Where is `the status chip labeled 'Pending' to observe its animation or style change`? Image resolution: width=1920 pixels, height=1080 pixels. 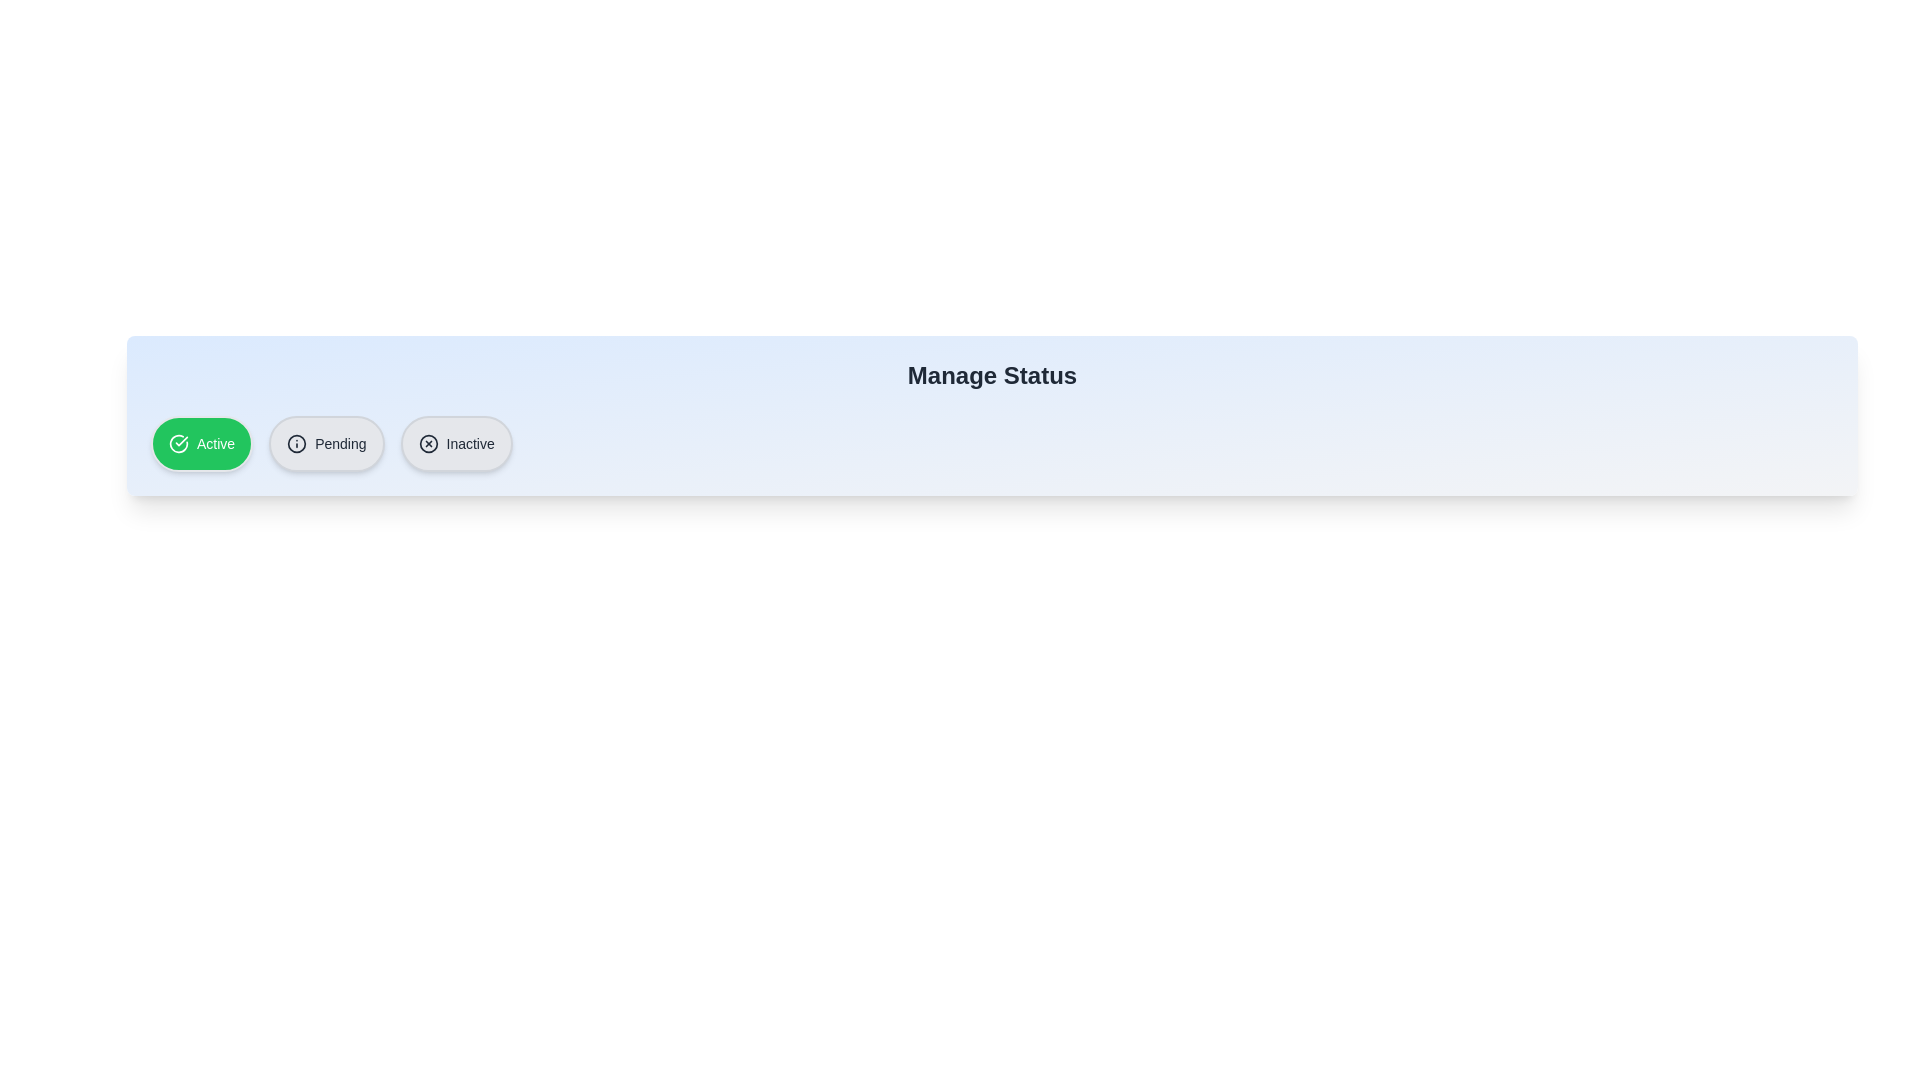 the status chip labeled 'Pending' to observe its animation or style change is located at coordinates (326, 442).